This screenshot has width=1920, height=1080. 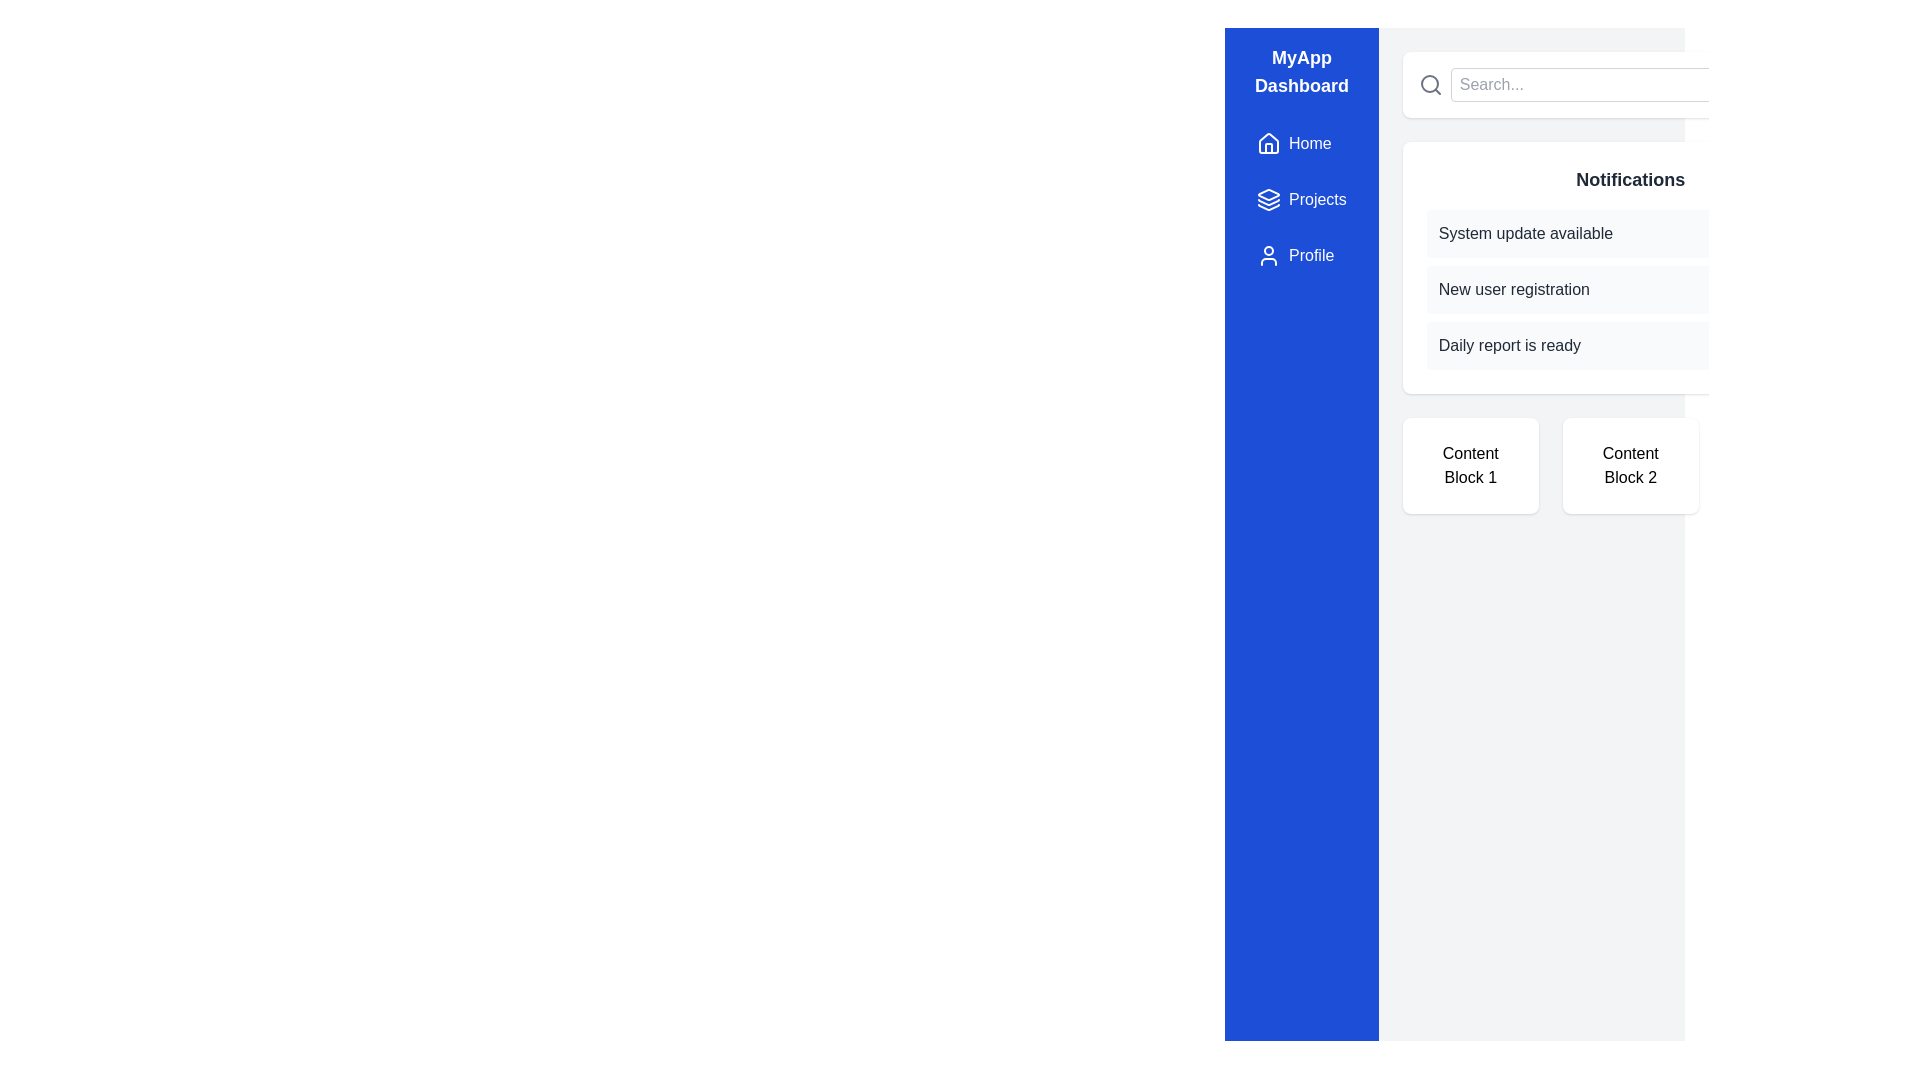 What do you see at coordinates (1301, 200) in the screenshot?
I see `the 'Projects' button, which is a horizontal rectangle with an icon of layered squares and bold white text on a blue background, located in the vertical navigation menu` at bounding box center [1301, 200].